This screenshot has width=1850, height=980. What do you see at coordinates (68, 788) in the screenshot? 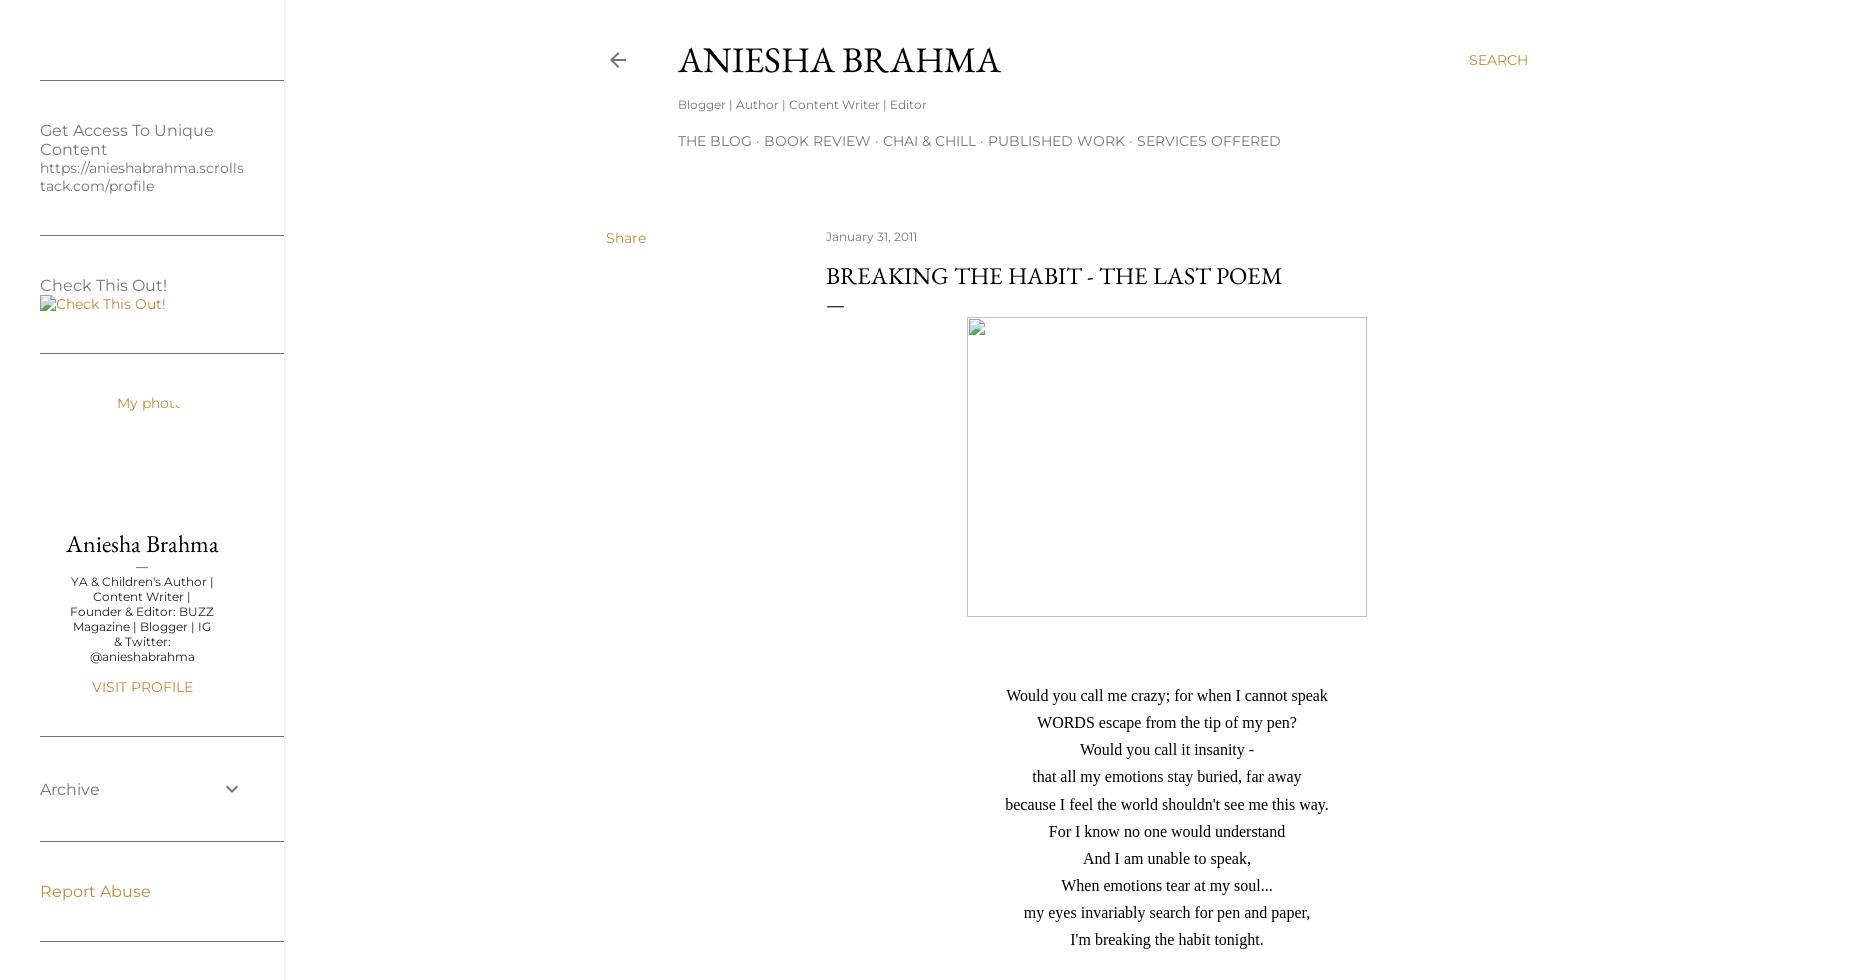
I see `'Archive'` at bounding box center [68, 788].